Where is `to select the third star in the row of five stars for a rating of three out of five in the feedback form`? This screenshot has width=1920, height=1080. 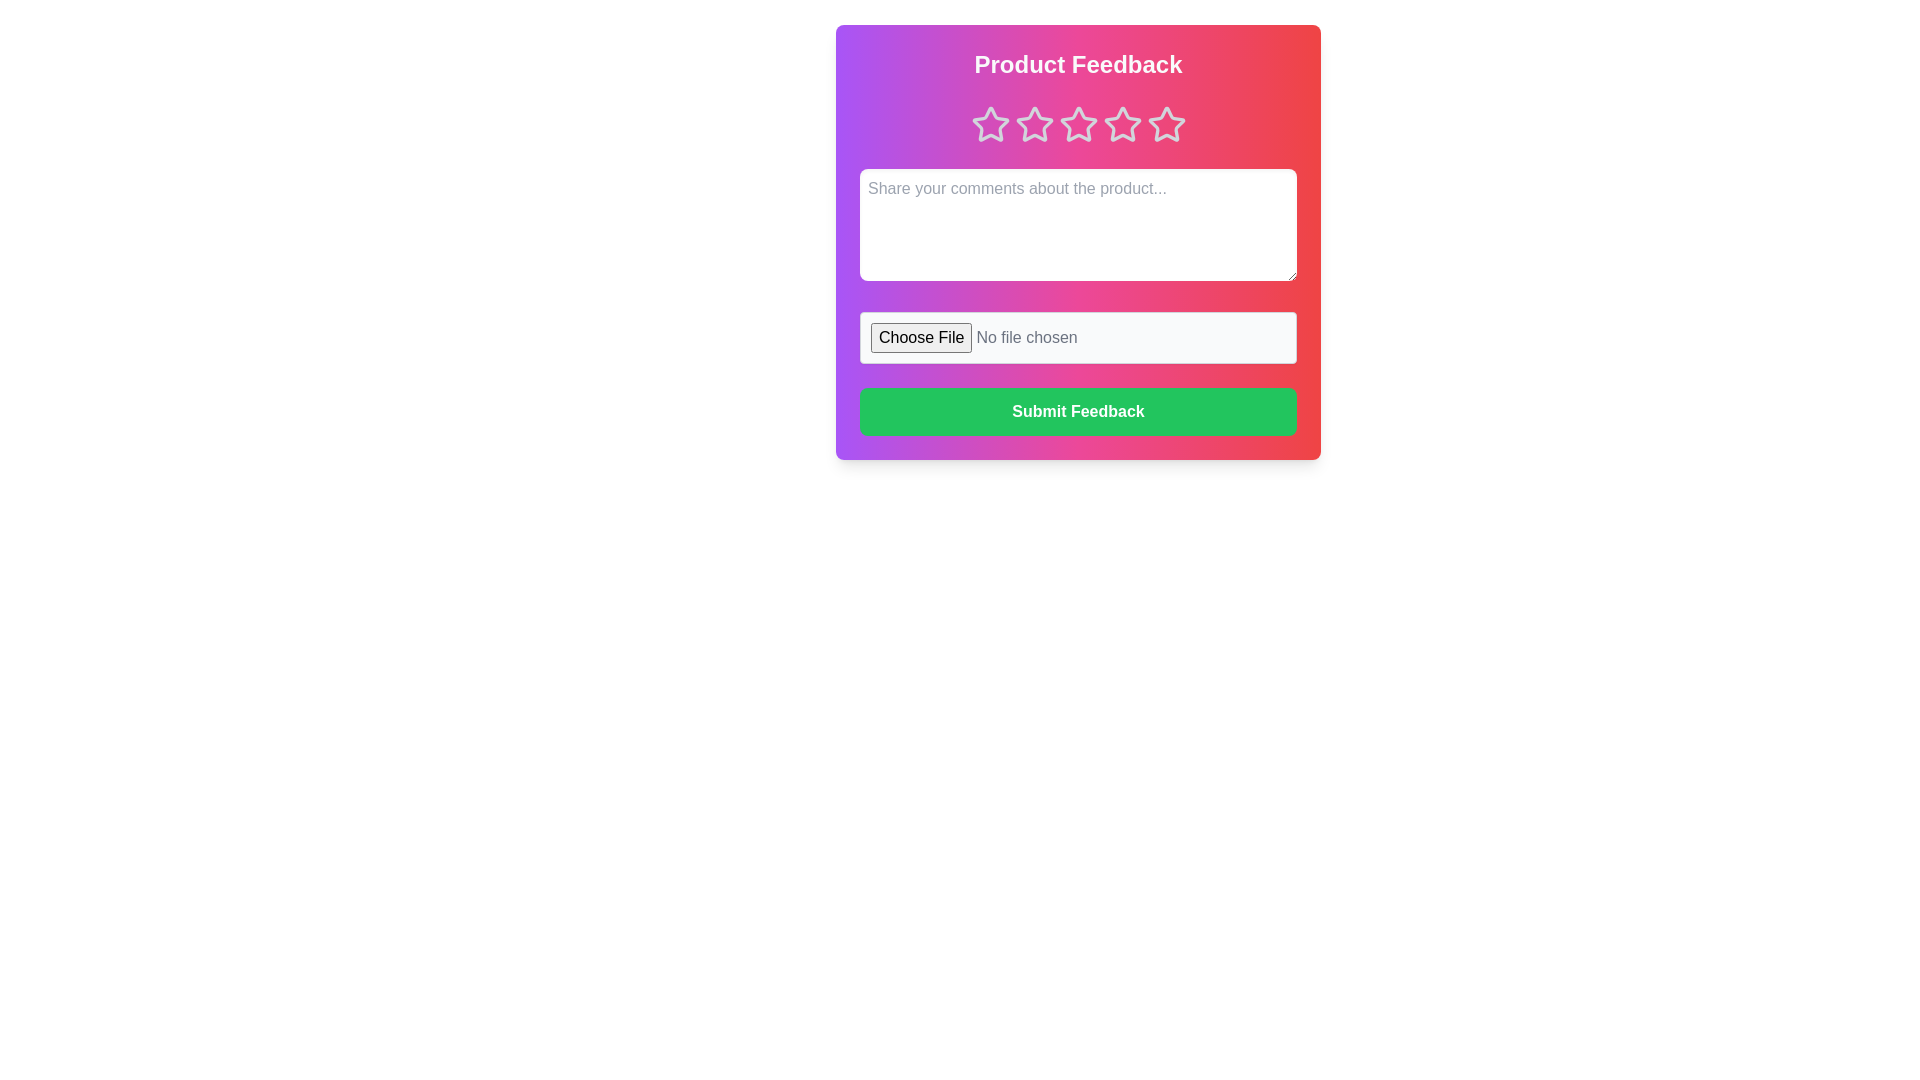 to select the third star in the row of five stars for a rating of three out of five in the feedback form is located at coordinates (1077, 124).